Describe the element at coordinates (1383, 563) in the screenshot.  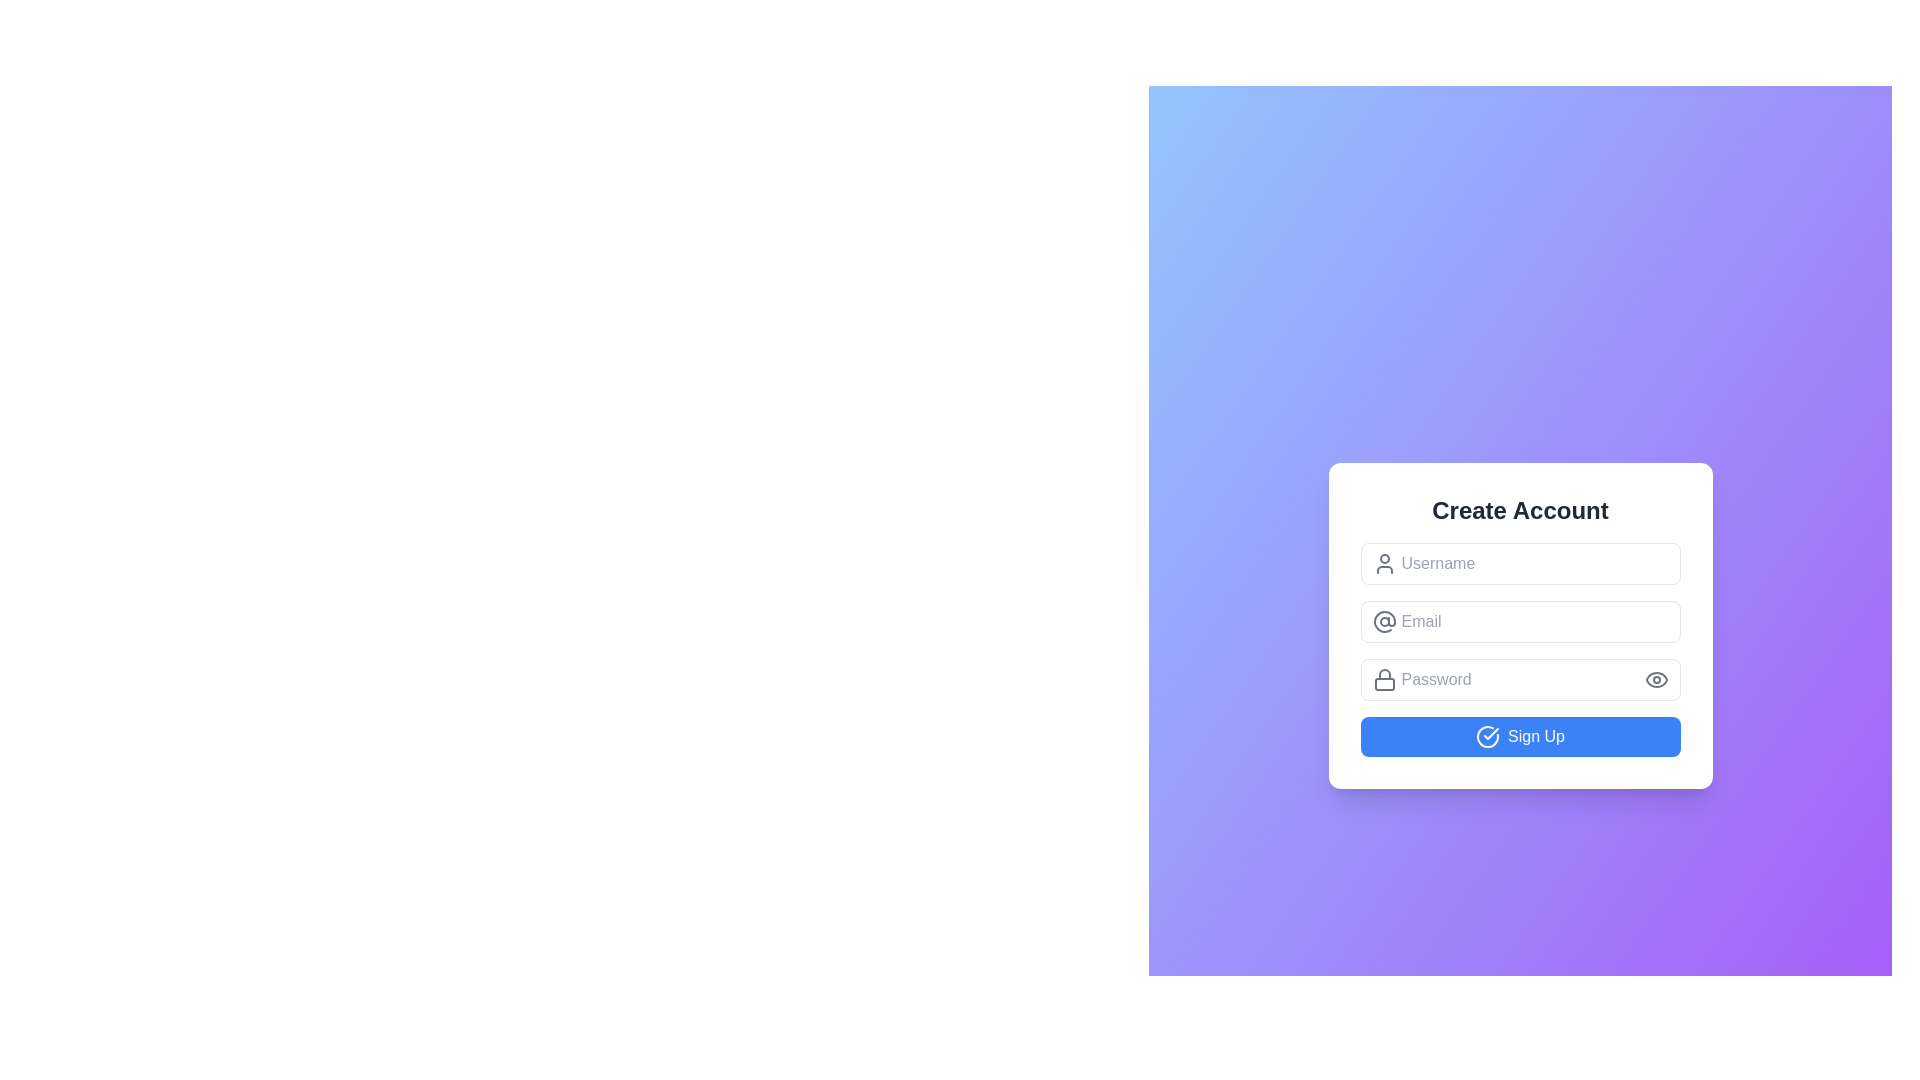
I see `the decorative icon located to the left of the 'Username' text input field, which indicates the purpose of the field` at that location.